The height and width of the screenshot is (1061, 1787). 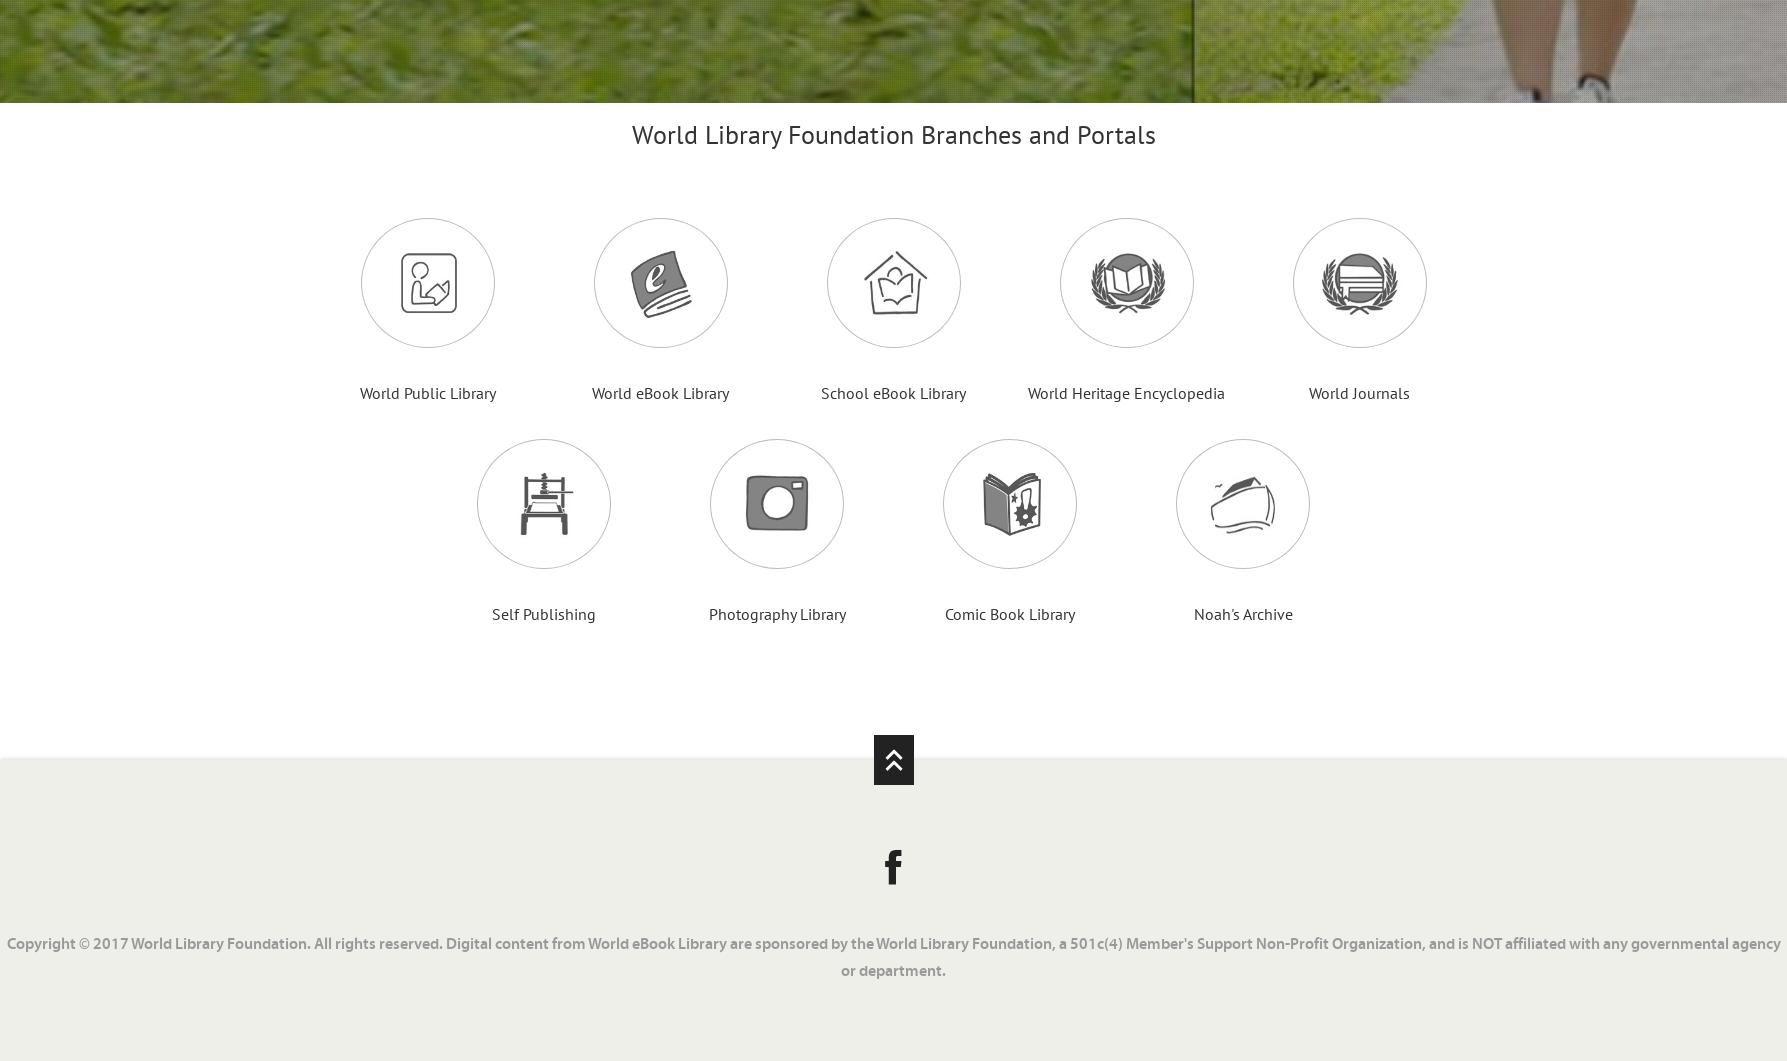 What do you see at coordinates (776, 612) in the screenshot?
I see `'Photography Library'` at bounding box center [776, 612].